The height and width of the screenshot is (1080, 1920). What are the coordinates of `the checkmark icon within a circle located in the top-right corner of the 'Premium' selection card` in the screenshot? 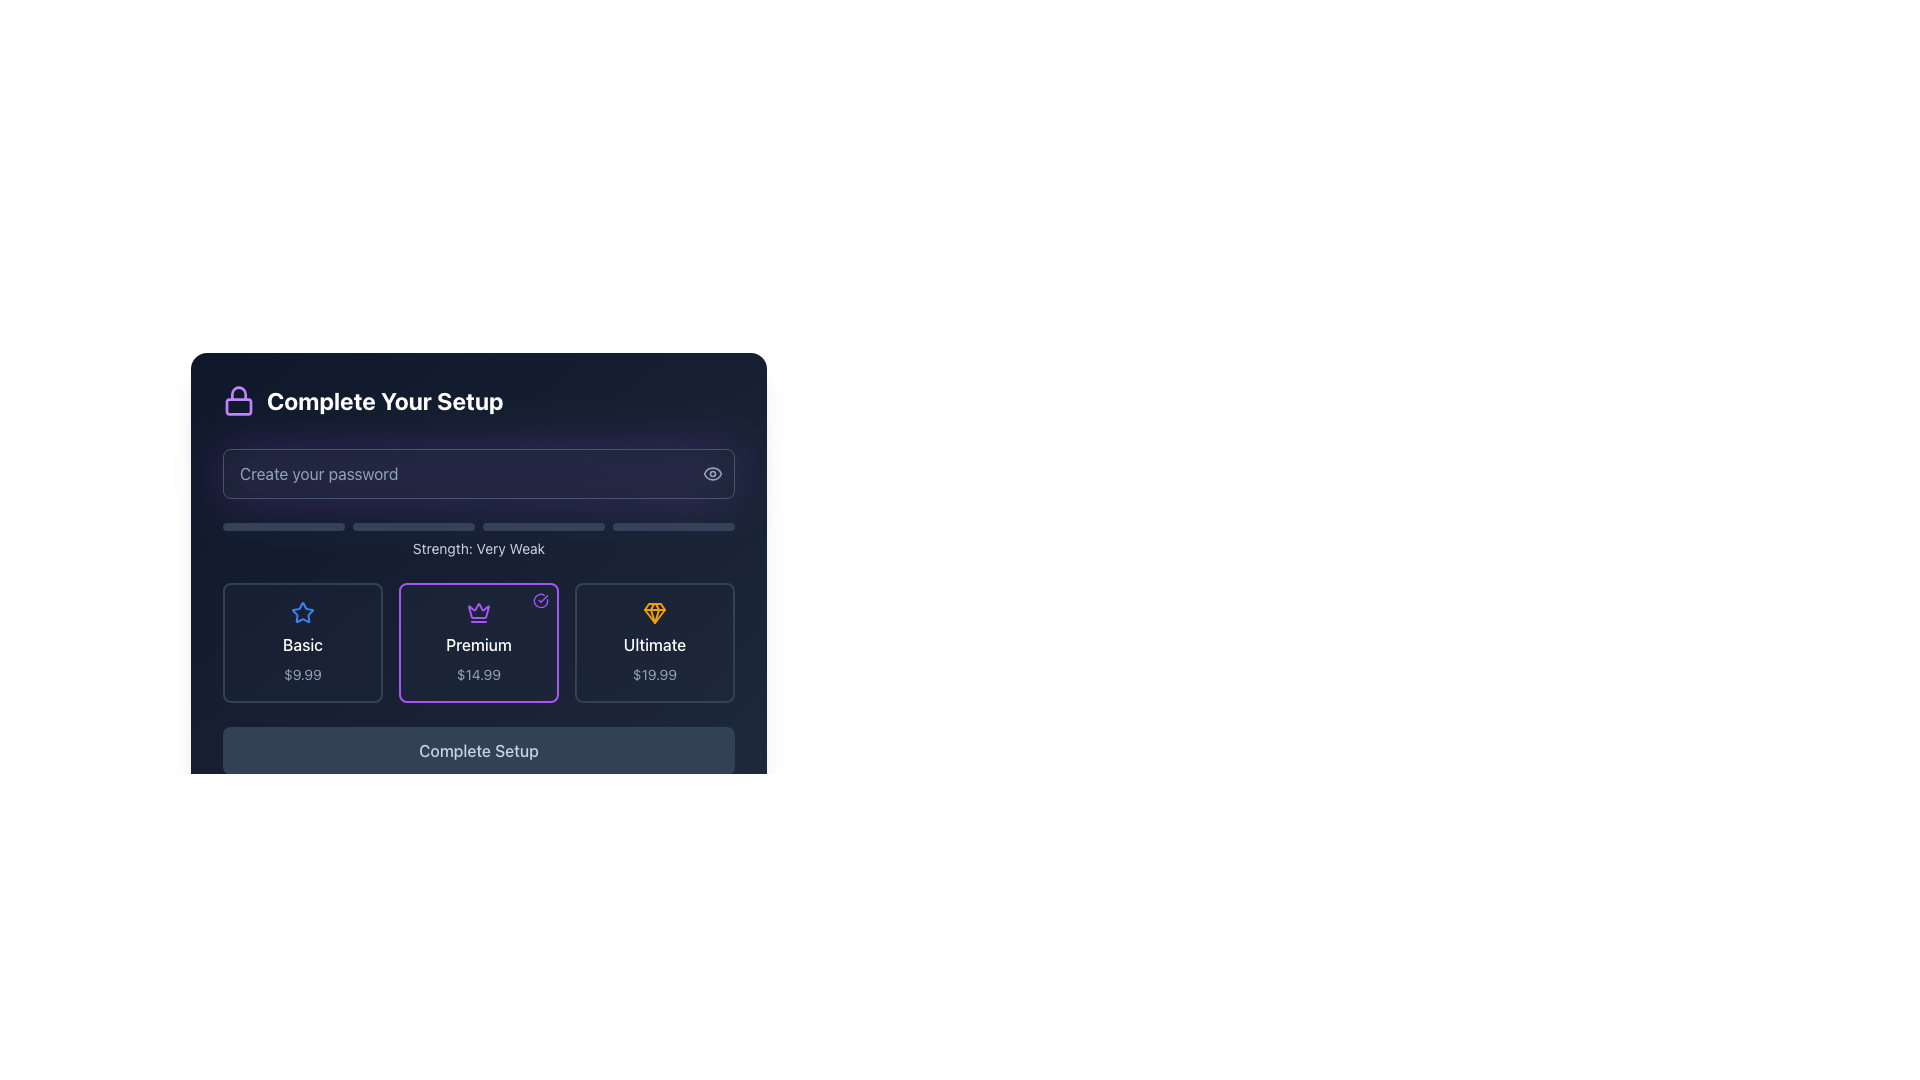 It's located at (541, 600).